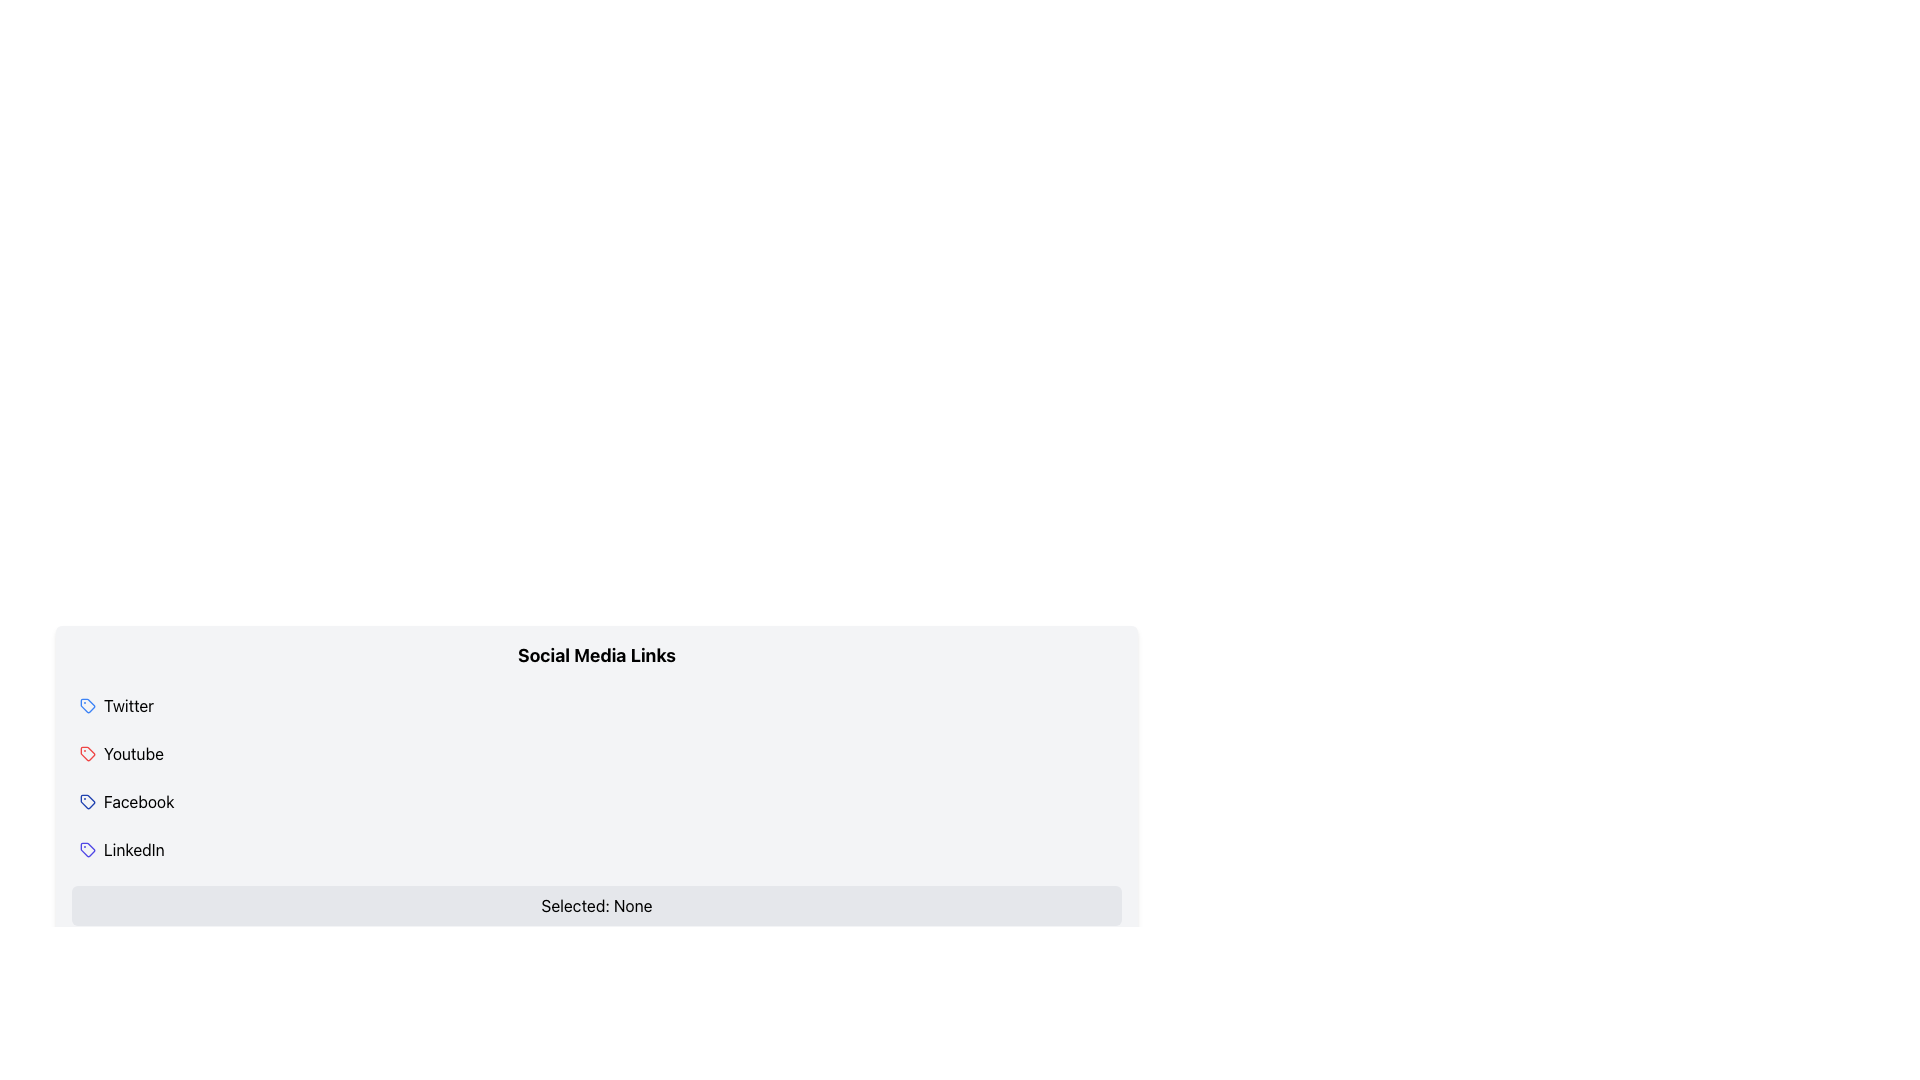 The image size is (1920, 1080). Describe the element at coordinates (86, 753) in the screenshot. I see `the red tag icon located to the left of the 'Youtube' text in the 'Social Media Links' section` at that location.